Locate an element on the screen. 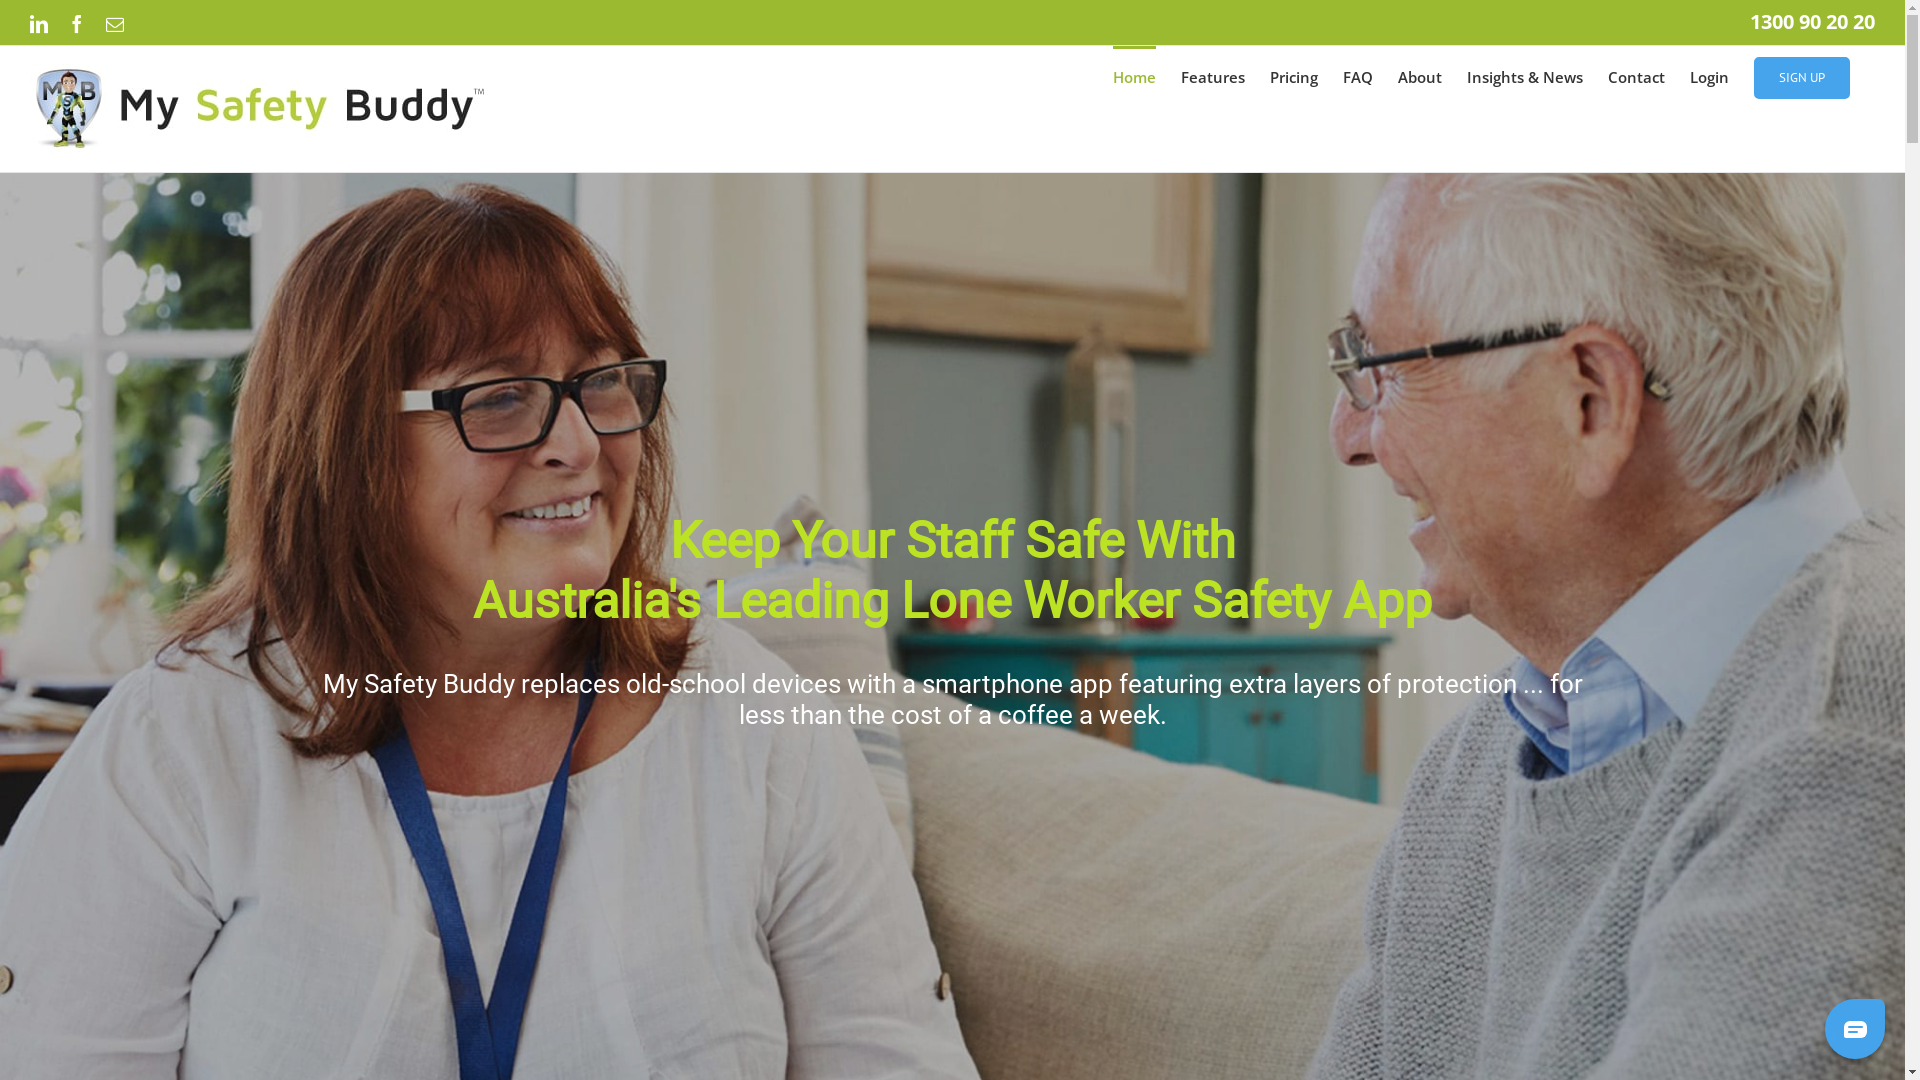  'Facebook' is located at coordinates (76, 23).